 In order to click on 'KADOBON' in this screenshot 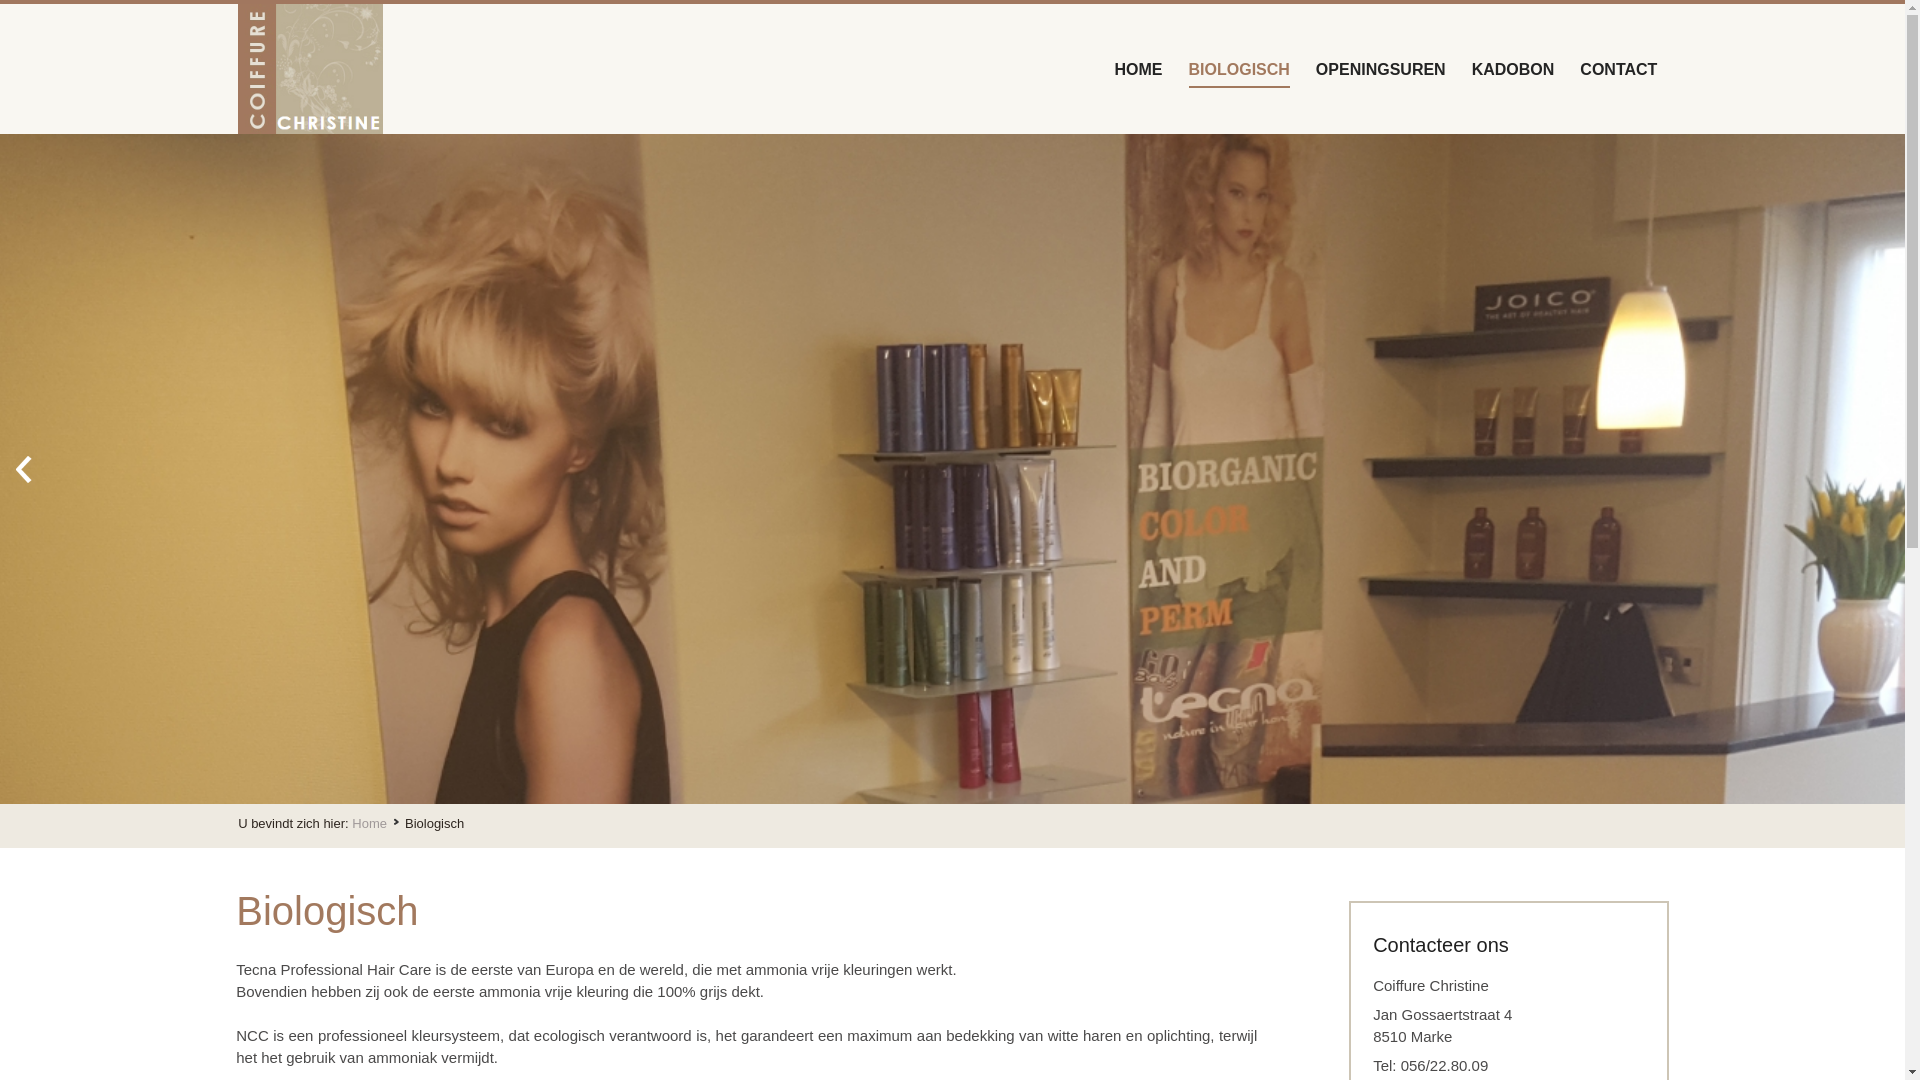, I will do `click(1513, 67)`.